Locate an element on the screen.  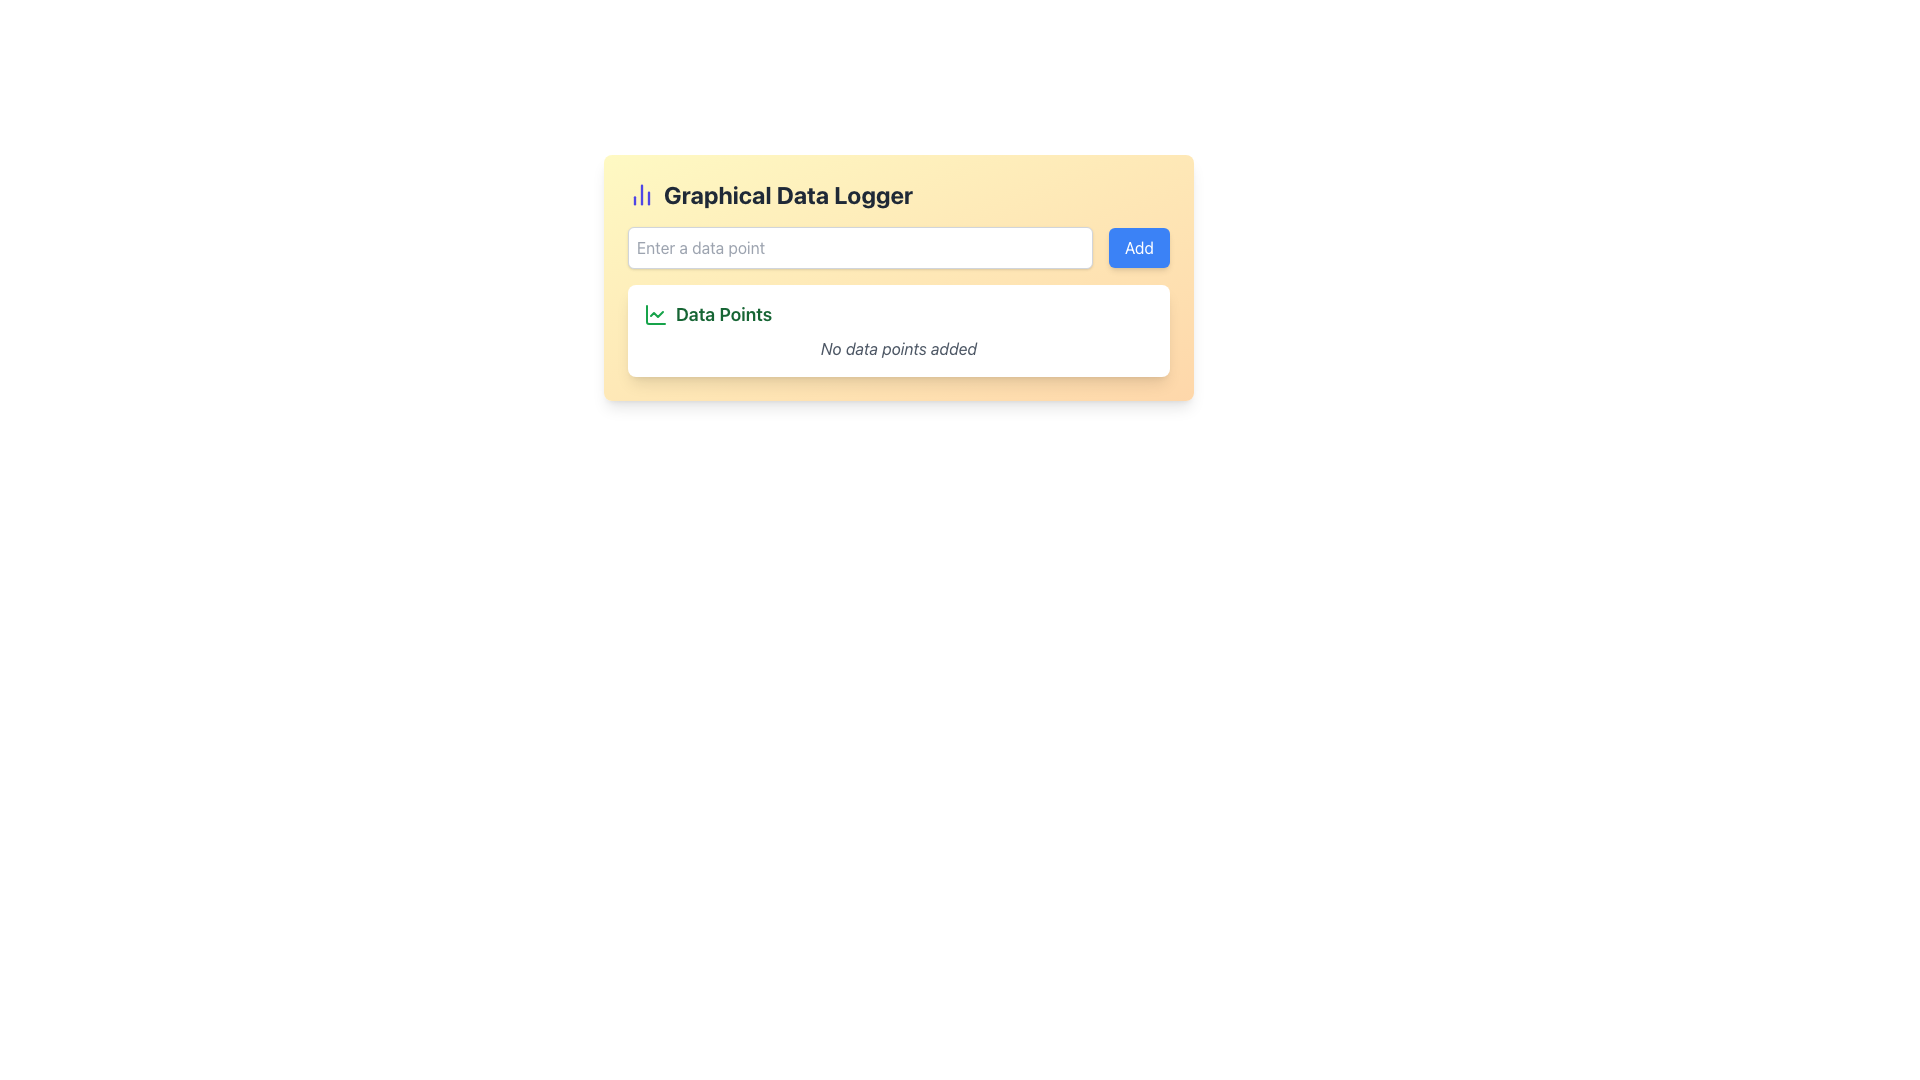
the Text label indicating that no data points are currently available, located in the 'Data Points' section below the 'Data Points' title is located at coordinates (897, 347).